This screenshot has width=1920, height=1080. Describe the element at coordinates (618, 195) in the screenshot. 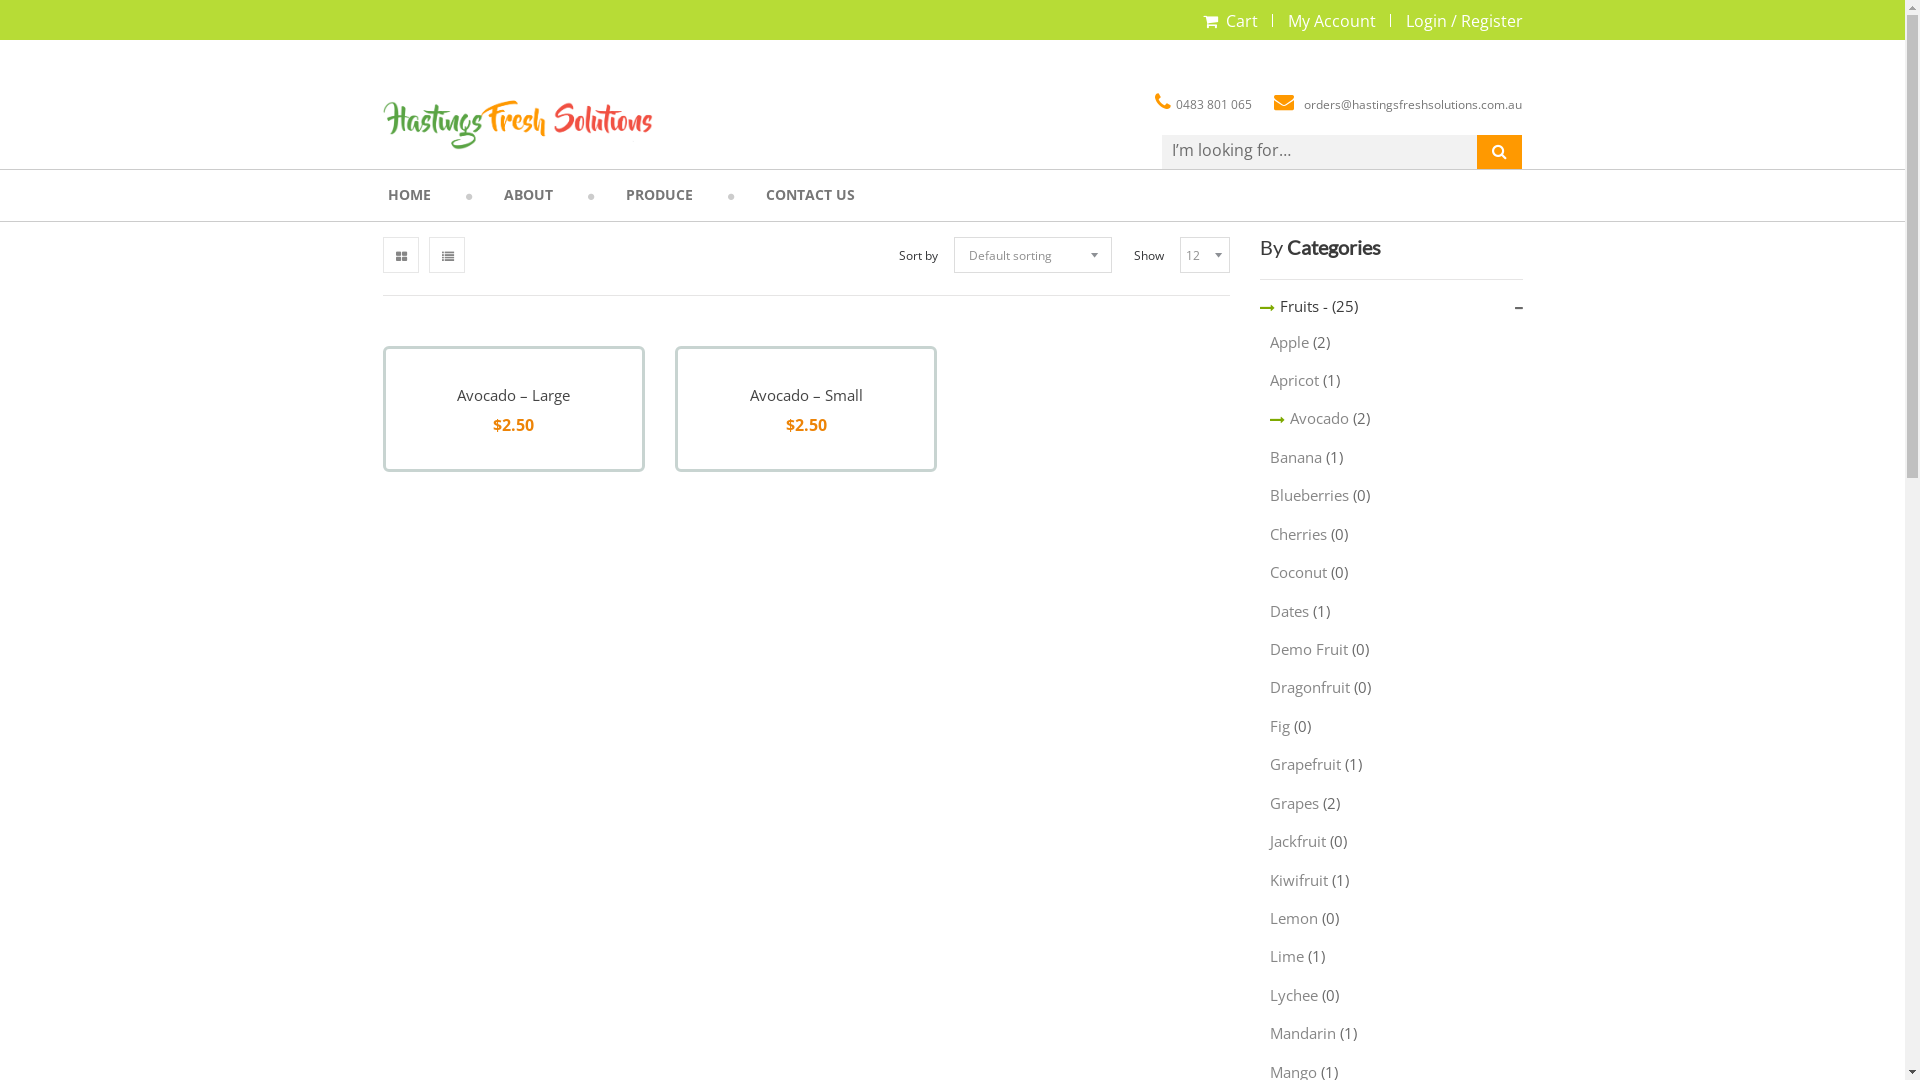

I see `'PRODUCE'` at that location.